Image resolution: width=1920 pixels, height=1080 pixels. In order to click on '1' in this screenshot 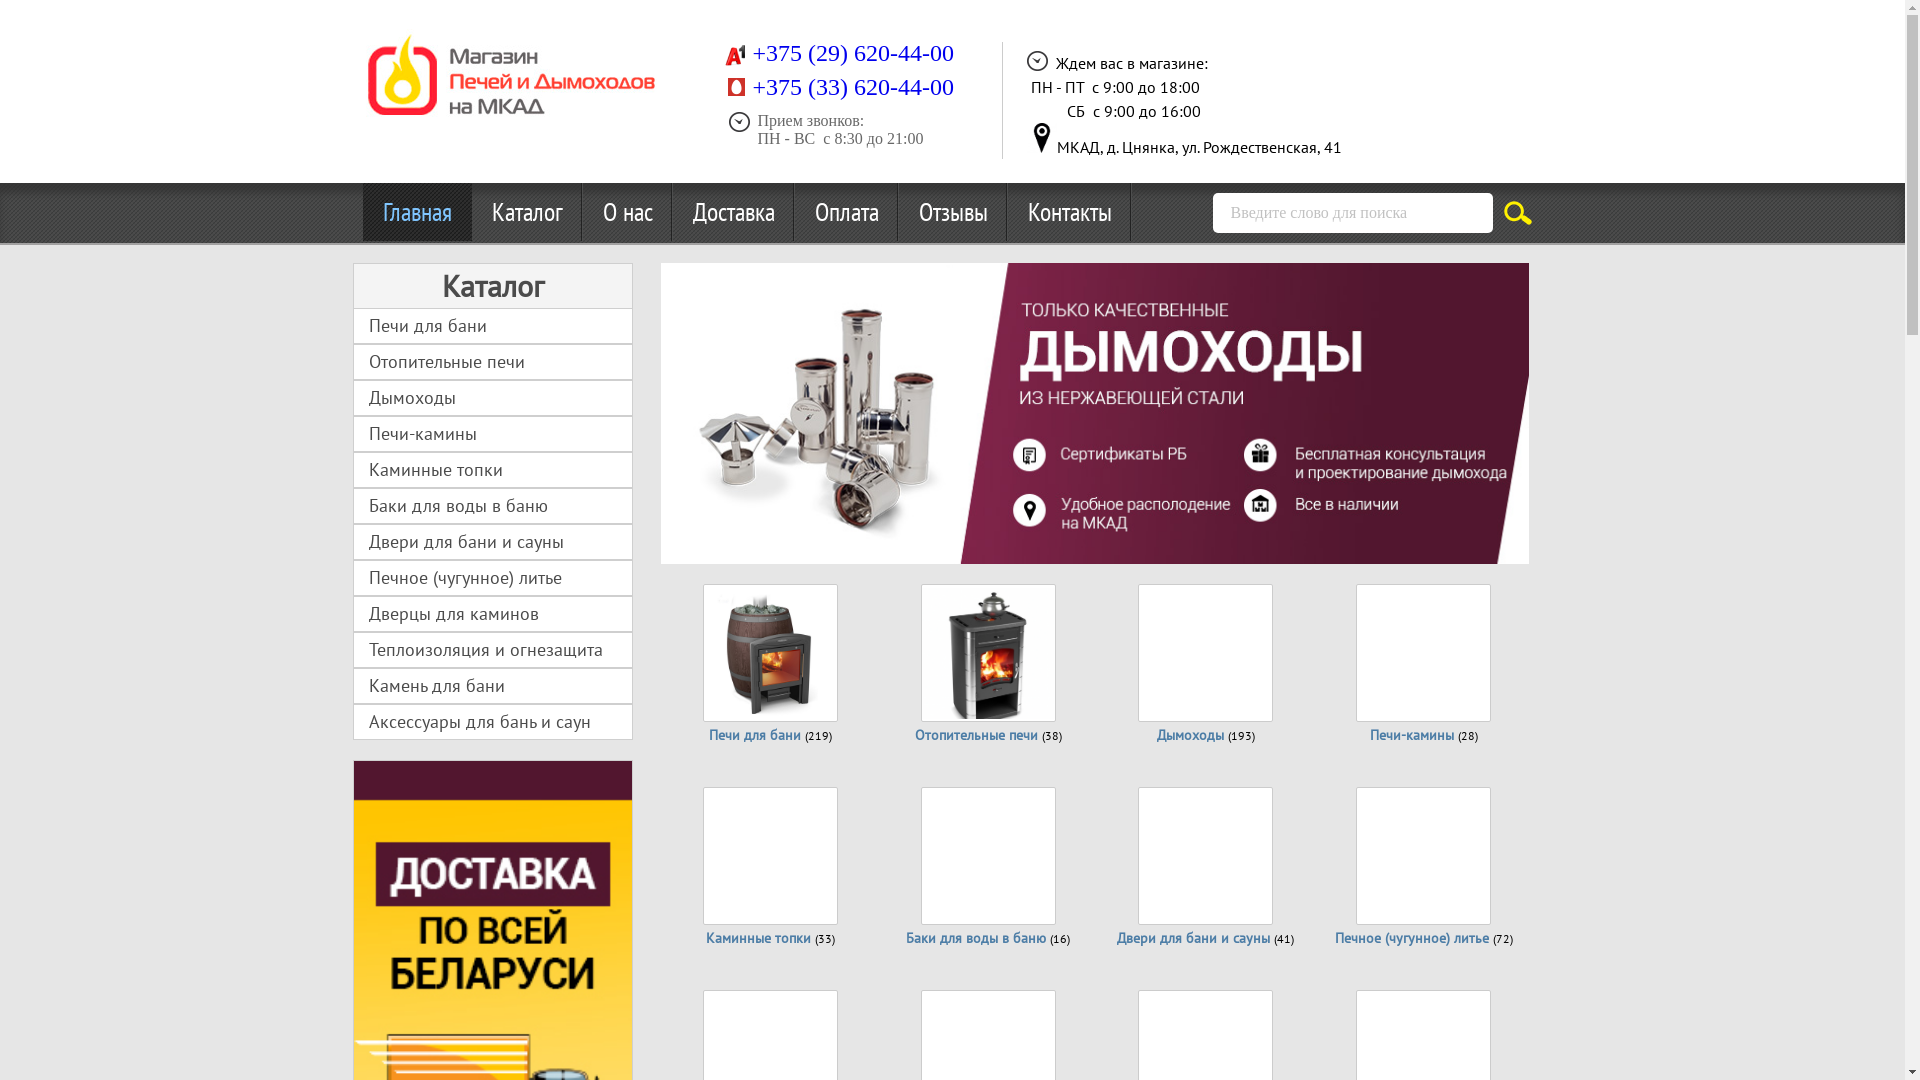, I will do `click(689, 531)`.